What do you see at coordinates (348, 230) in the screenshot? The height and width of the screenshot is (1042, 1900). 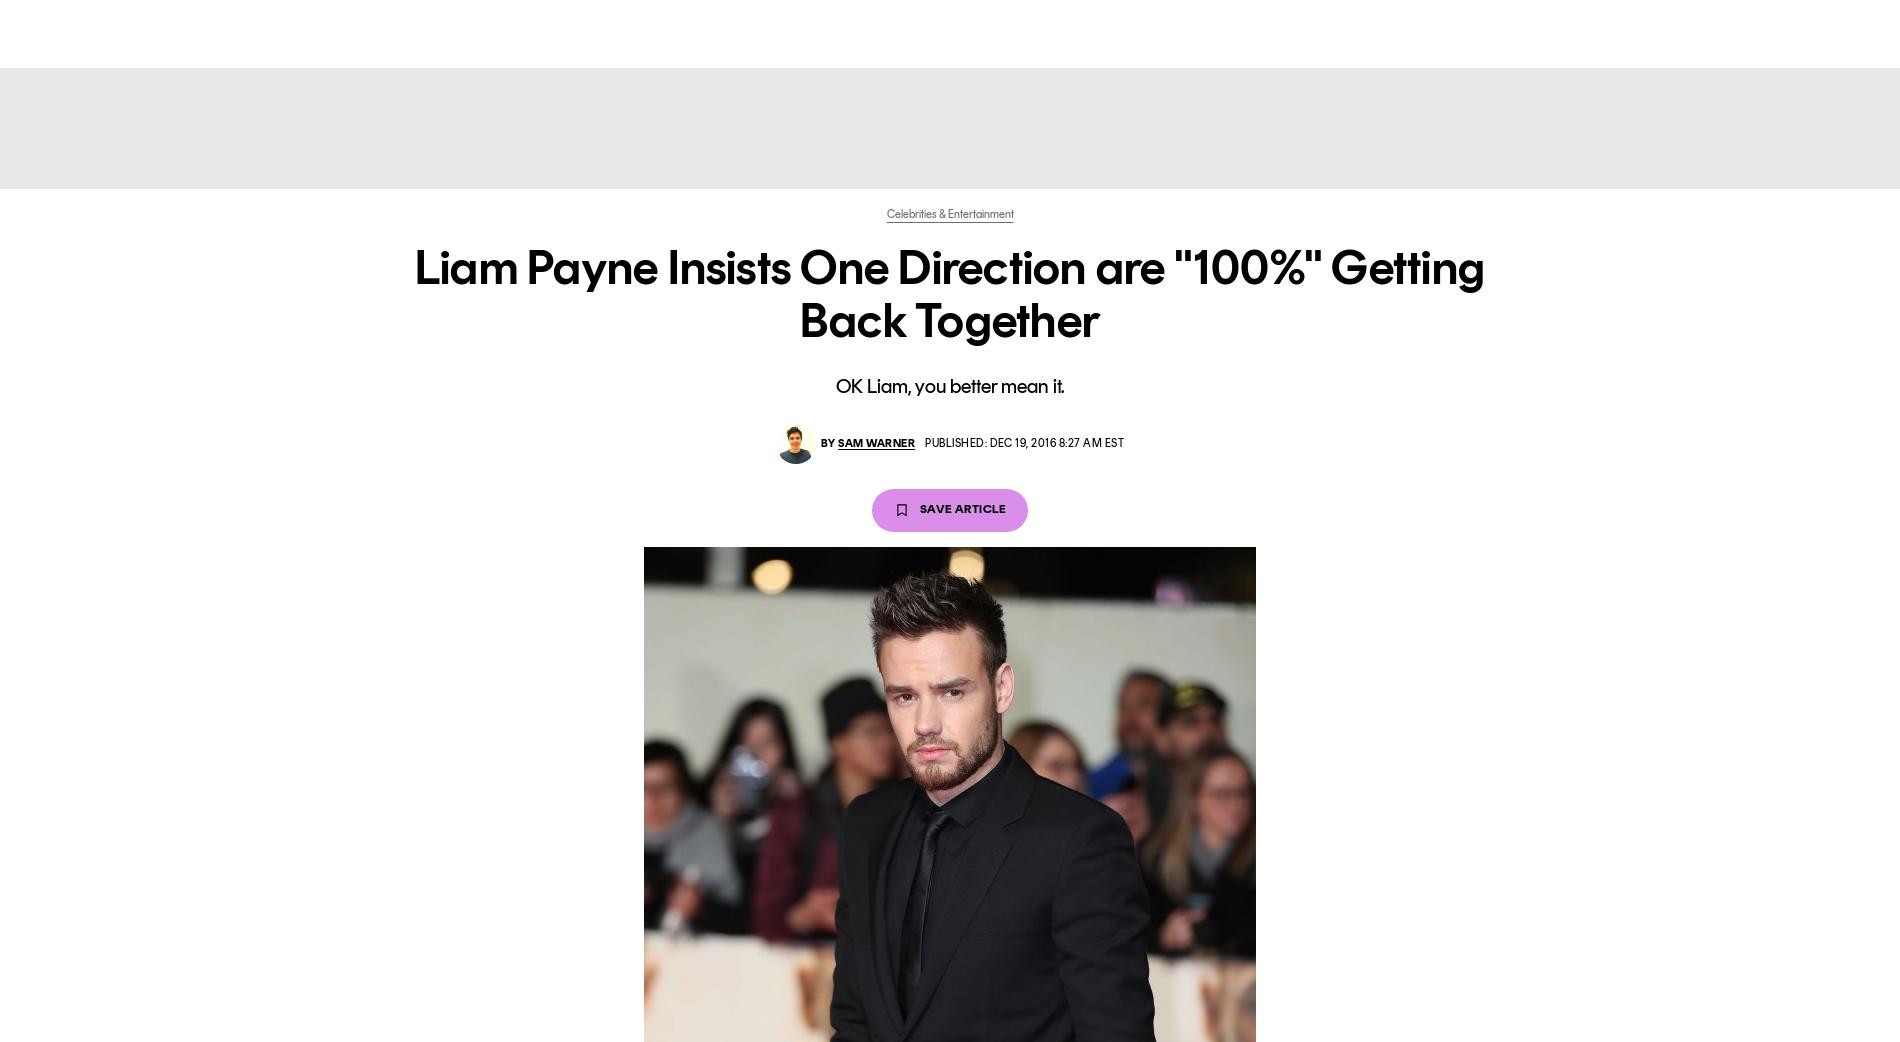 I see `'Charlie Puth’s Full Dating History Over the Years'` at bounding box center [348, 230].